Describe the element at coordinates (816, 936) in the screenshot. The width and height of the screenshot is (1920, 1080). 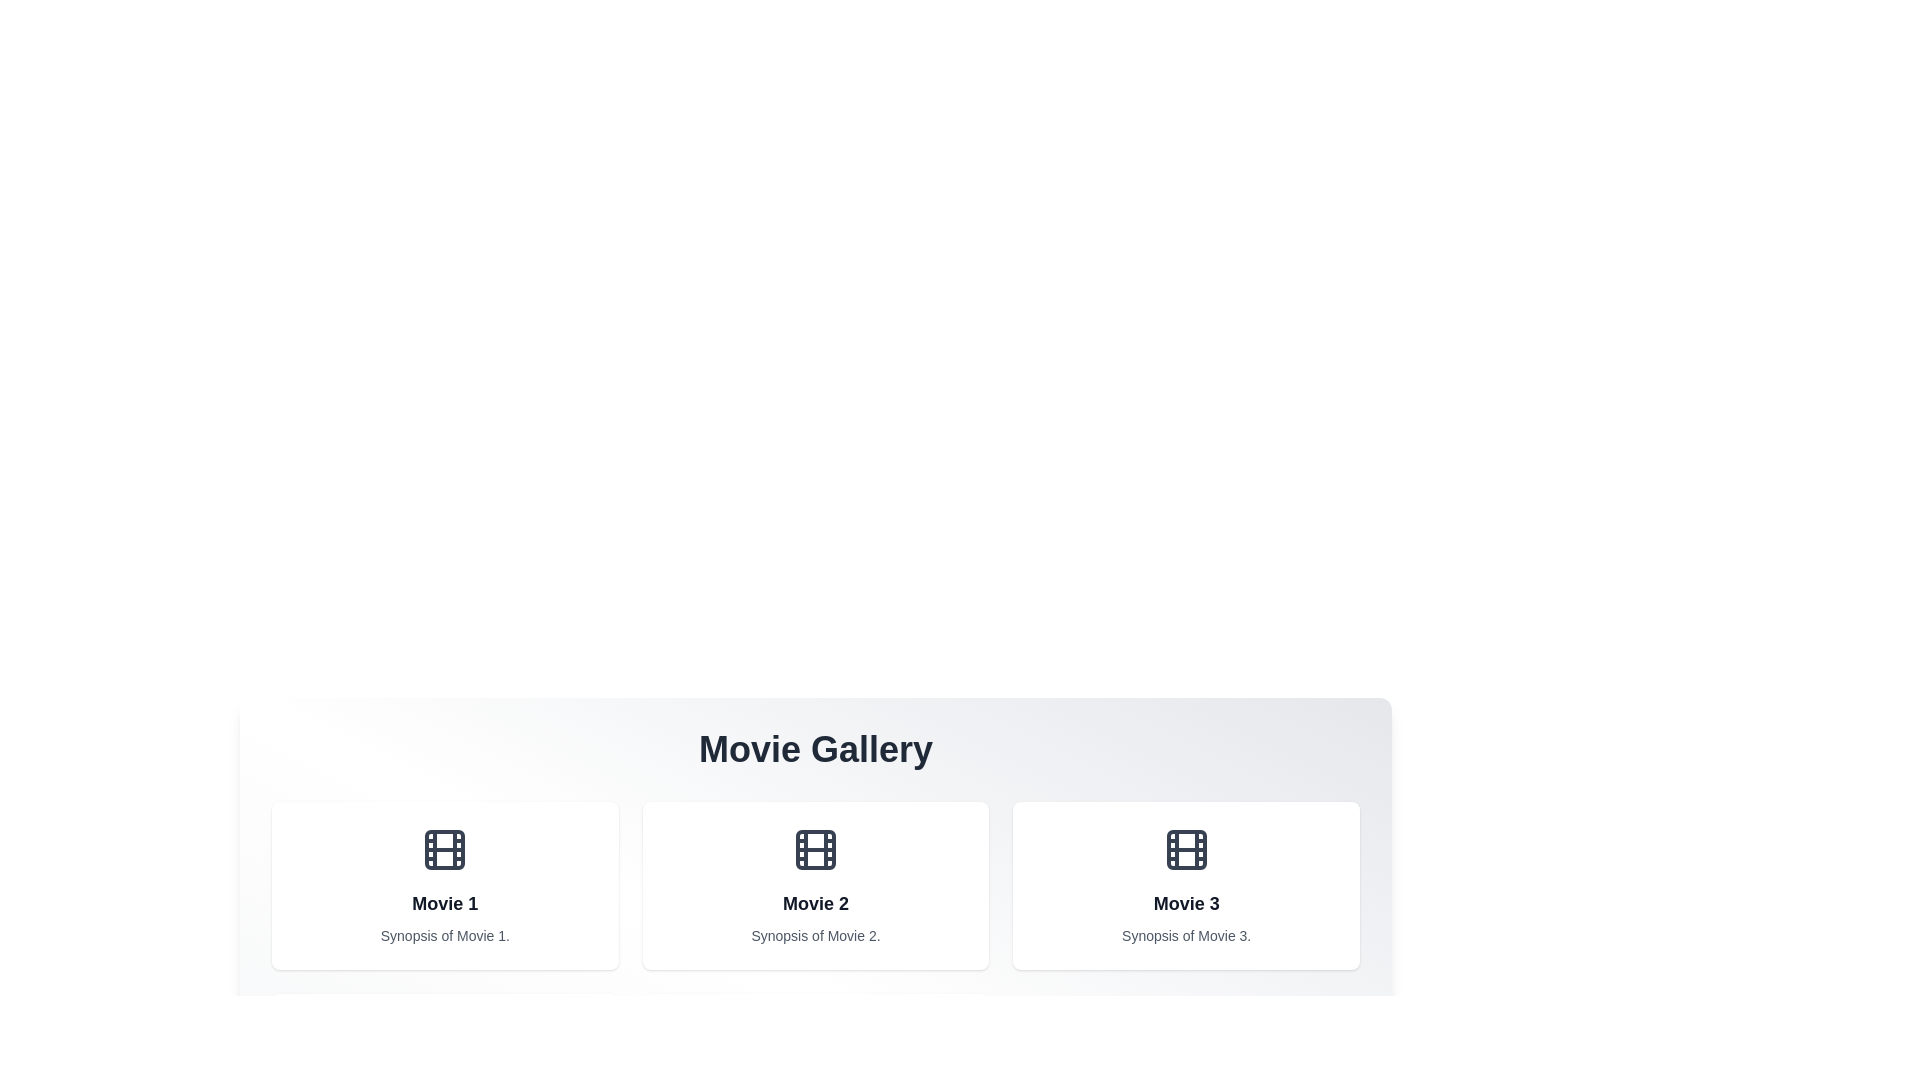
I see `the text label that serves as a synopsis for 'Movie 2', which is located directly below the title text in the second movie card` at that location.